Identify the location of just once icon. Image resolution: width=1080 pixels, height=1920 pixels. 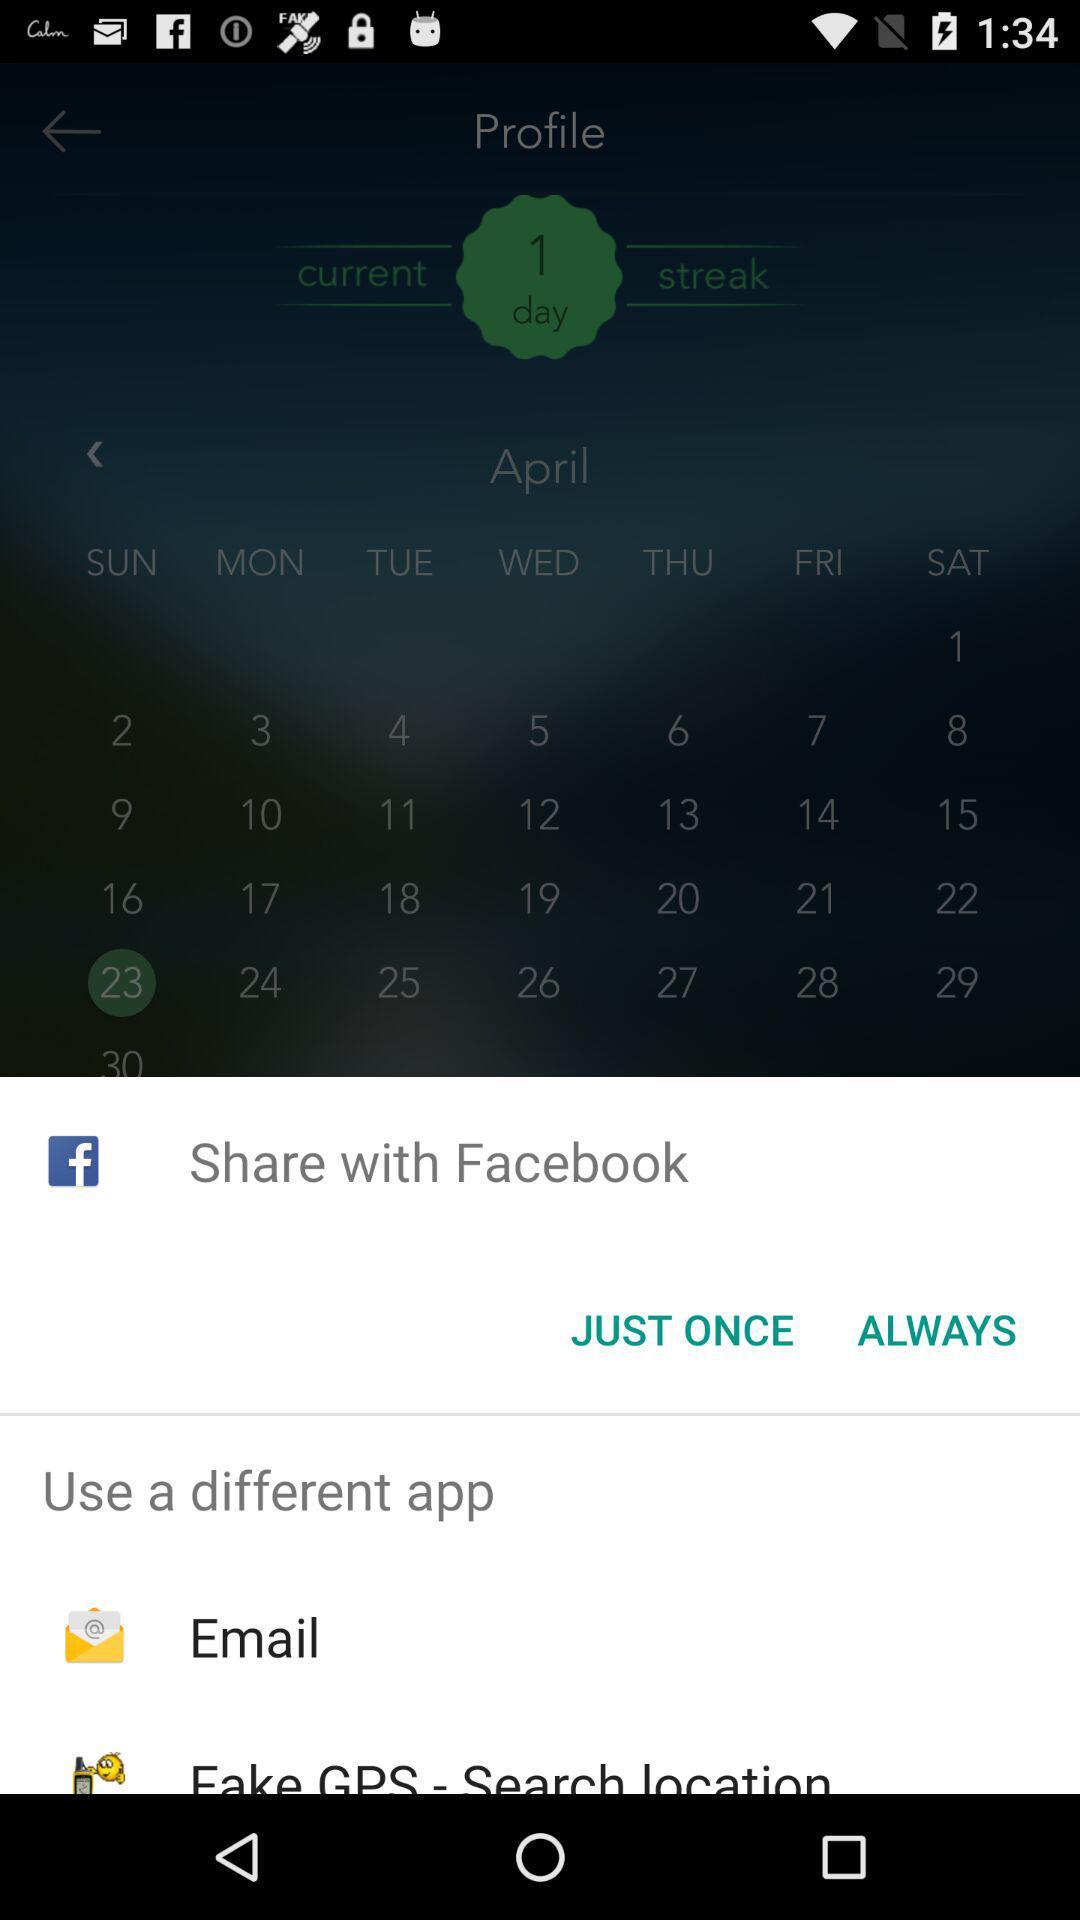
(681, 1329).